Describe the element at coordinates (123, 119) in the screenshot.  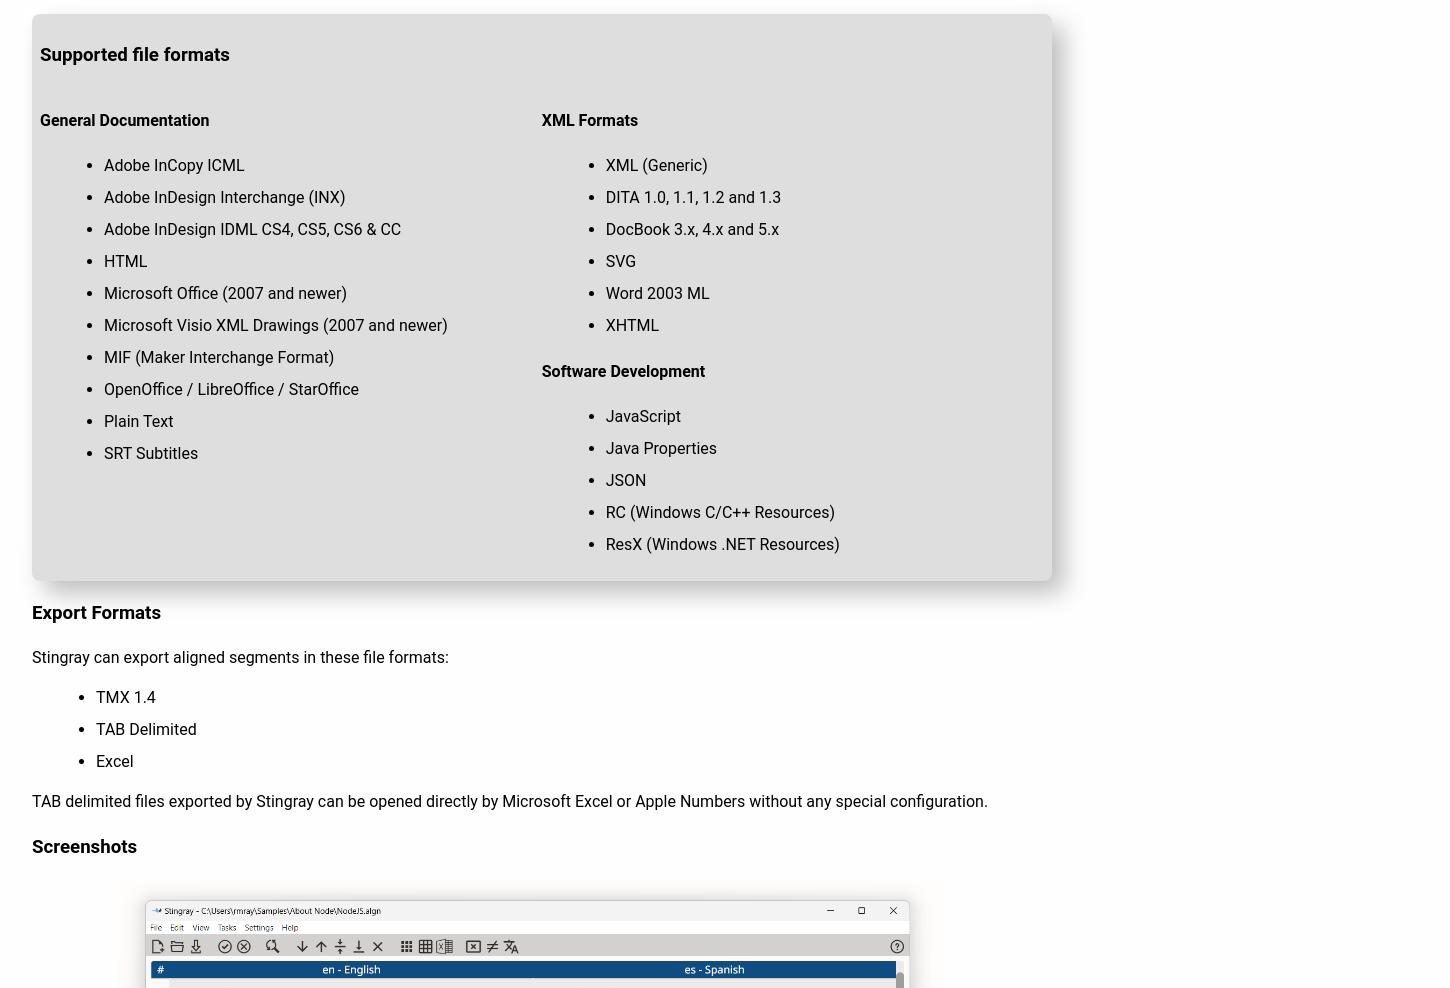
I see `'General Documentation'` at that location.